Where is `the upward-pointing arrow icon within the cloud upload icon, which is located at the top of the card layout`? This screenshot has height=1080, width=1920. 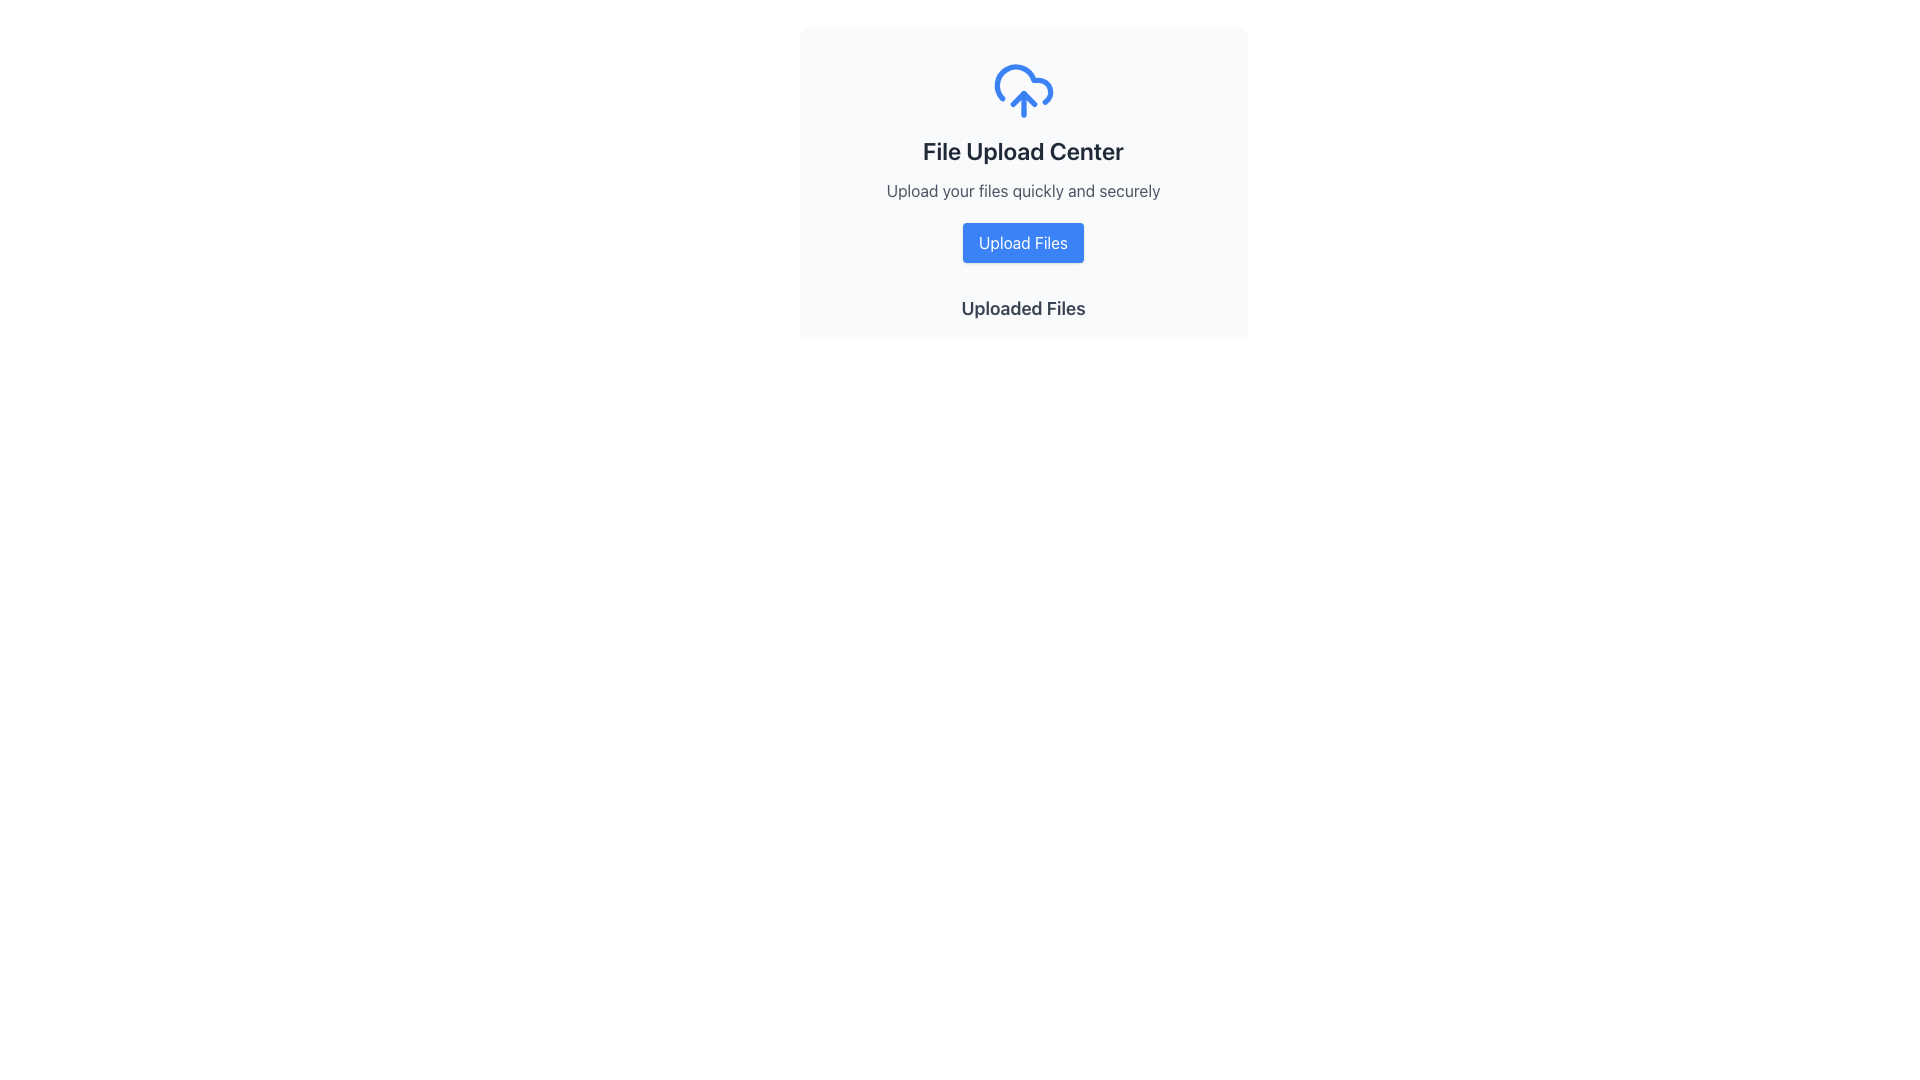 the upward-pointing arrow icon within the cloud upload icon, which is located at the top of the card layout is located at coordinates (1023, 99).